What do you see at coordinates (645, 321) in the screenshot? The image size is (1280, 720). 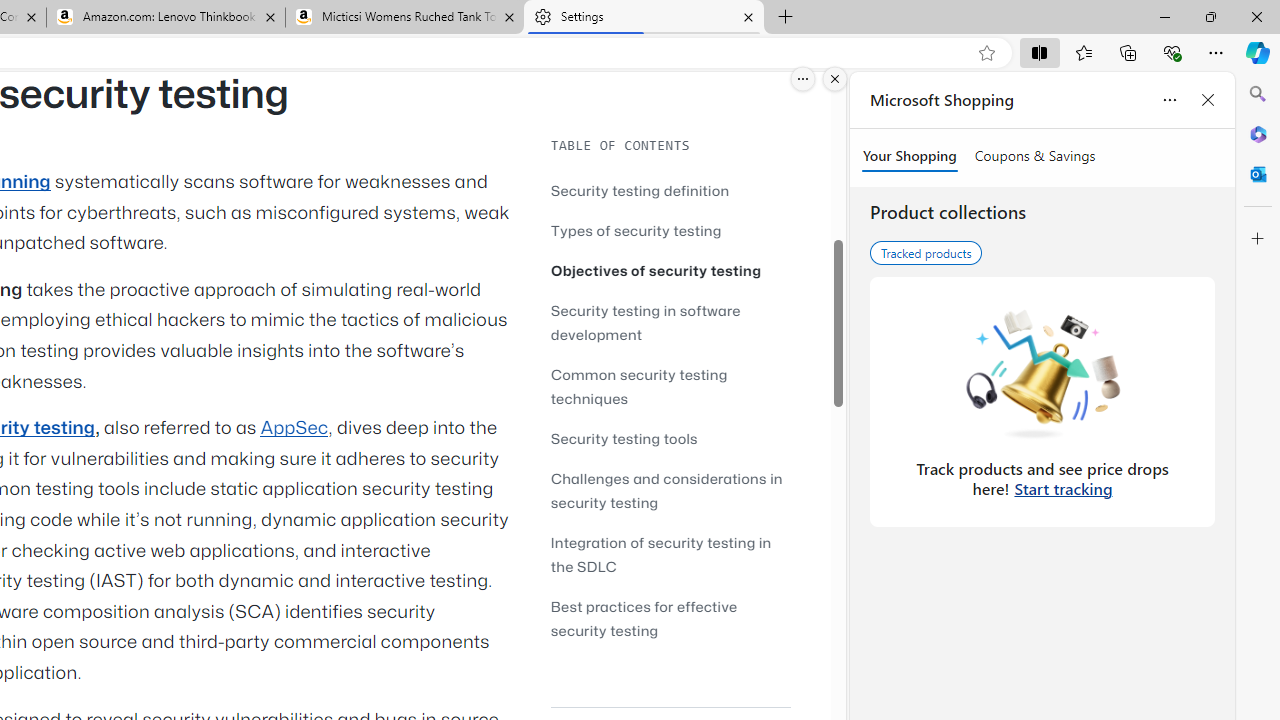 I see `'Security testing in software development'` at bounding box center [645, 321].